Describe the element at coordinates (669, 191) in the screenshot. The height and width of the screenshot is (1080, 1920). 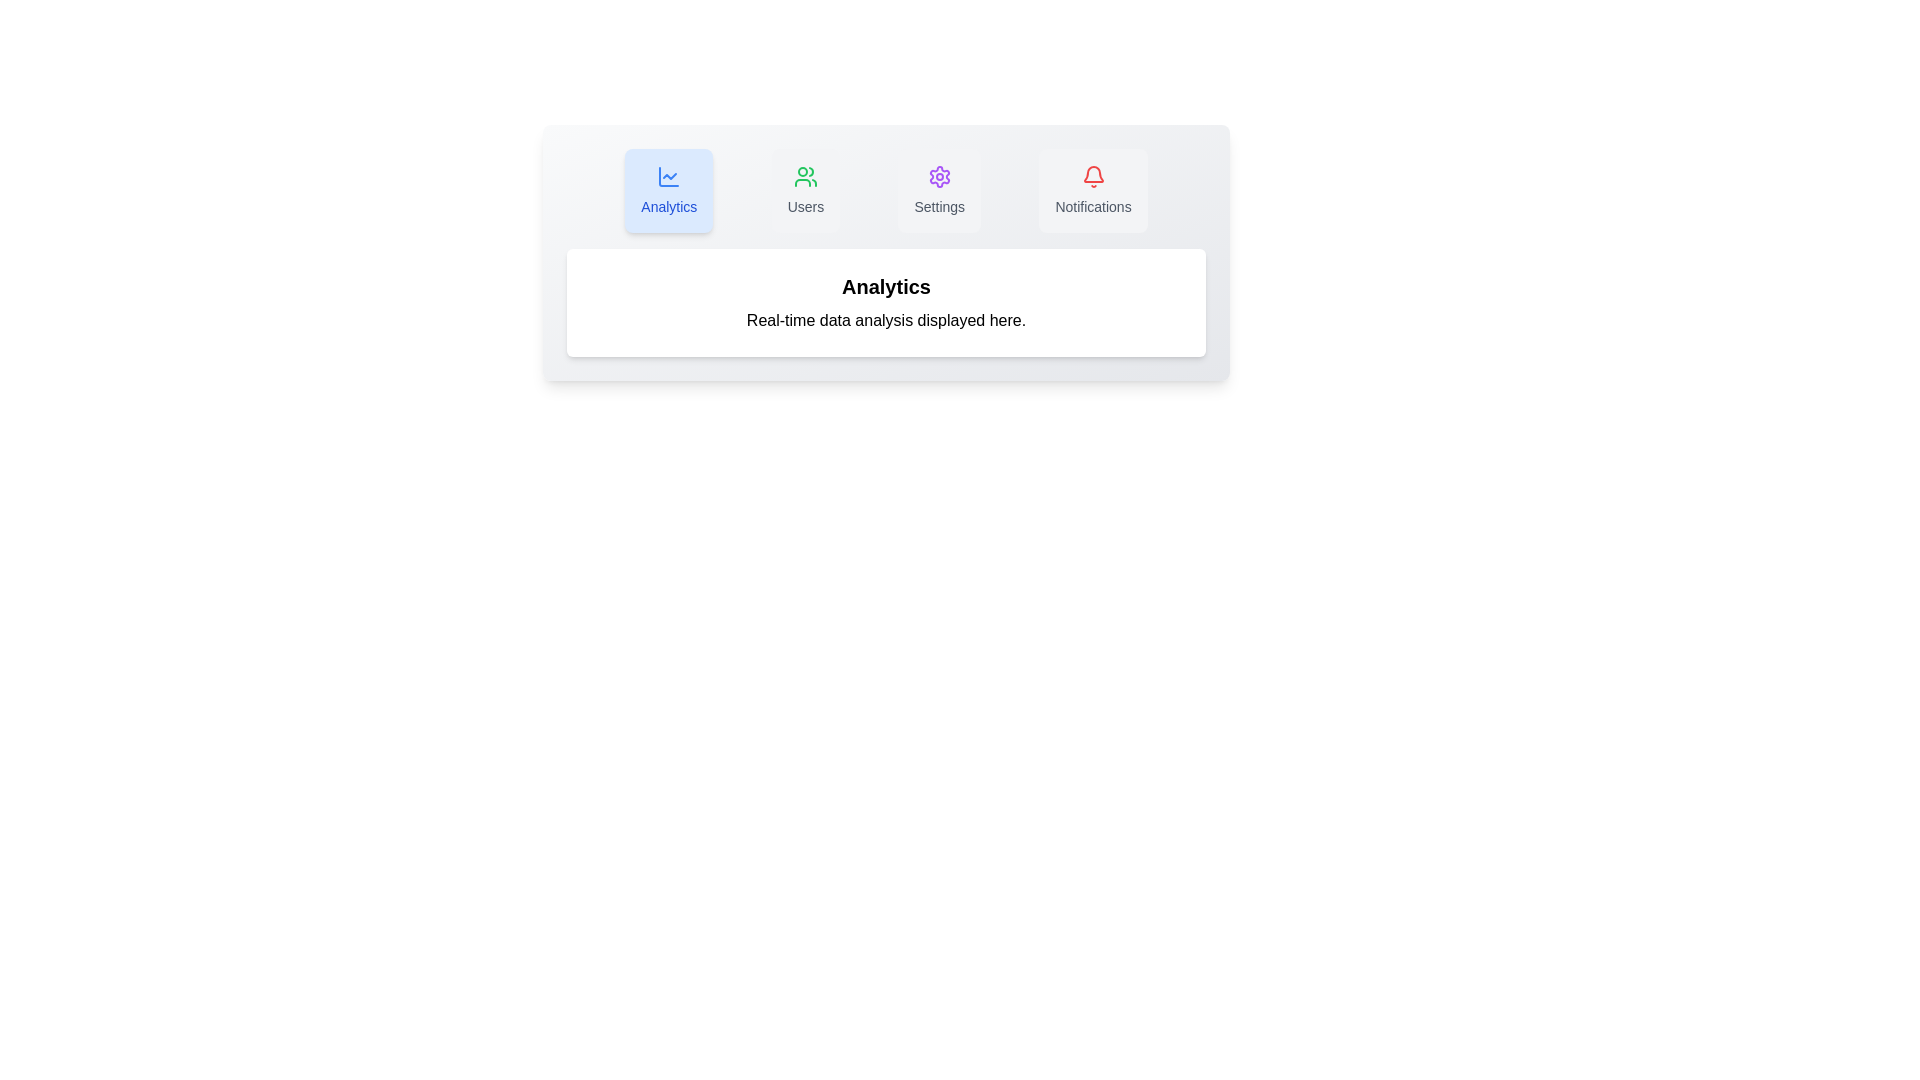
I see `the Analytics tab to switch to it` at that location.